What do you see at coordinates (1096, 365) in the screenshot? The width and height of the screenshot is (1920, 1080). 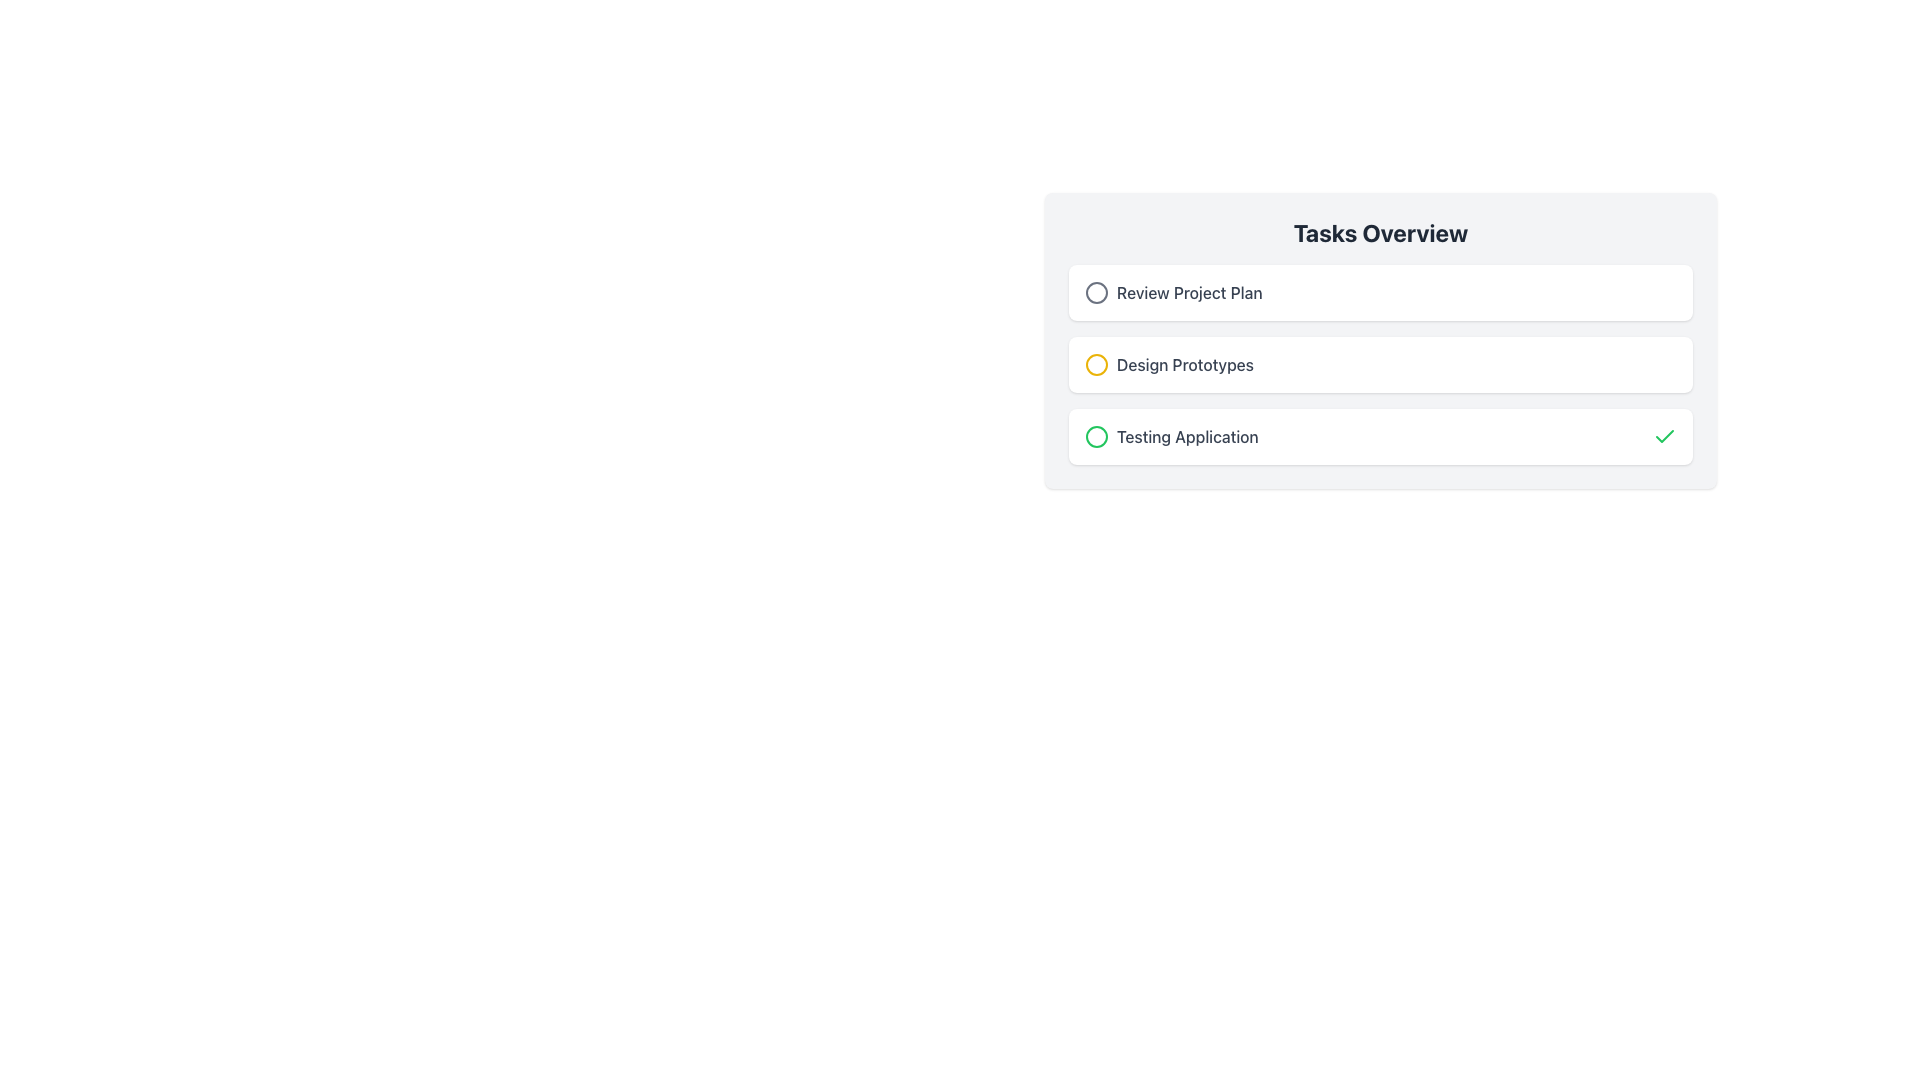 I see `the Circular Marker element with a yellow border located next to the 'Design Prototypes' task in the 'Tasks Overview' list` at bounding box center [1096, 365].